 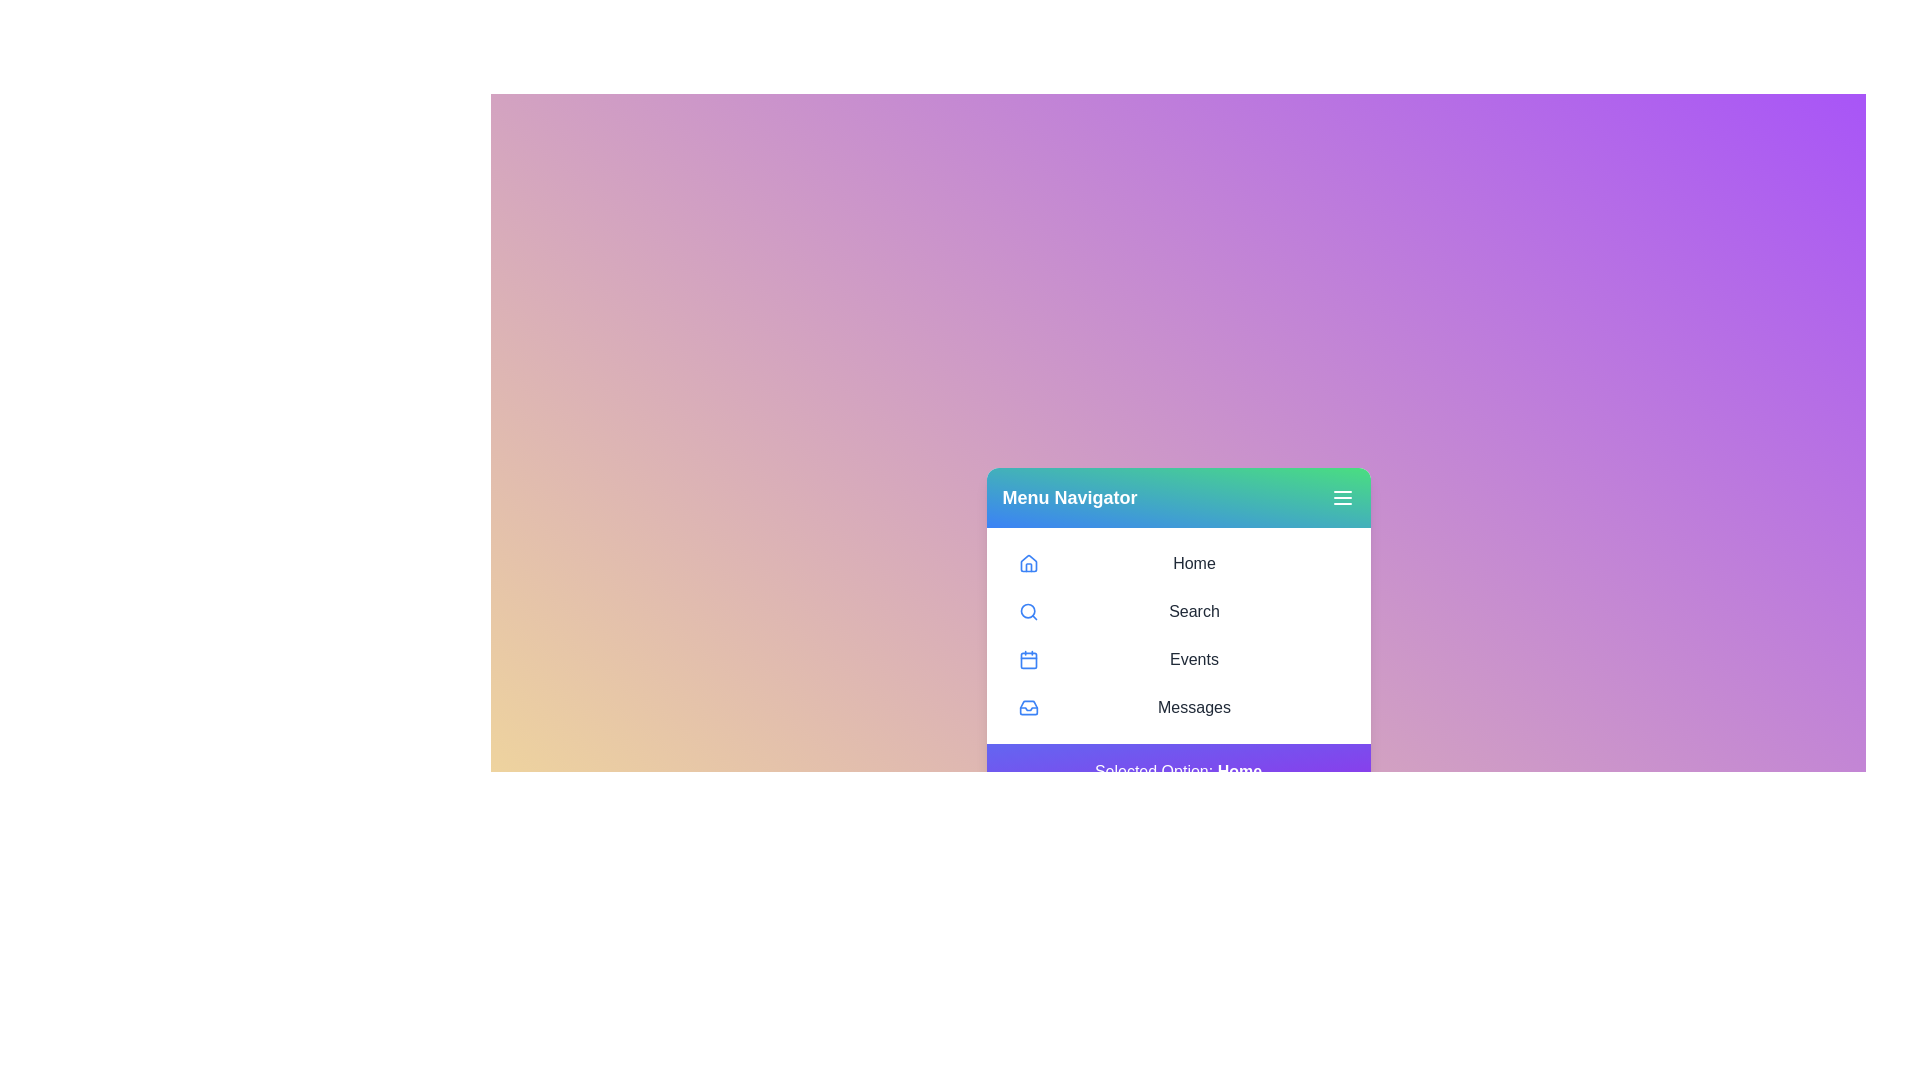 What do you see at coordinates (1178, 611) in the screenshot?
I see `the menu item Search from the menu` at bounding box center [1178, 611].